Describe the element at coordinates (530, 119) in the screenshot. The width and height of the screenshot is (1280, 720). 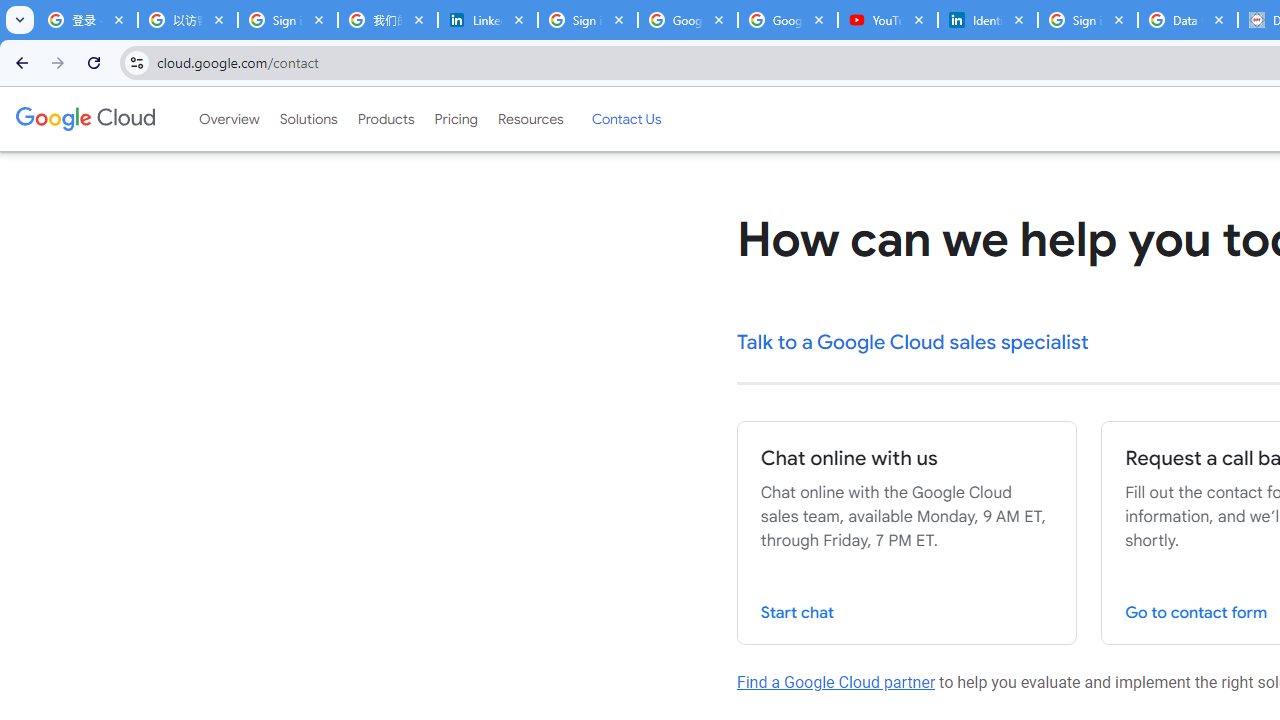
I see `'Resources'` at that location.